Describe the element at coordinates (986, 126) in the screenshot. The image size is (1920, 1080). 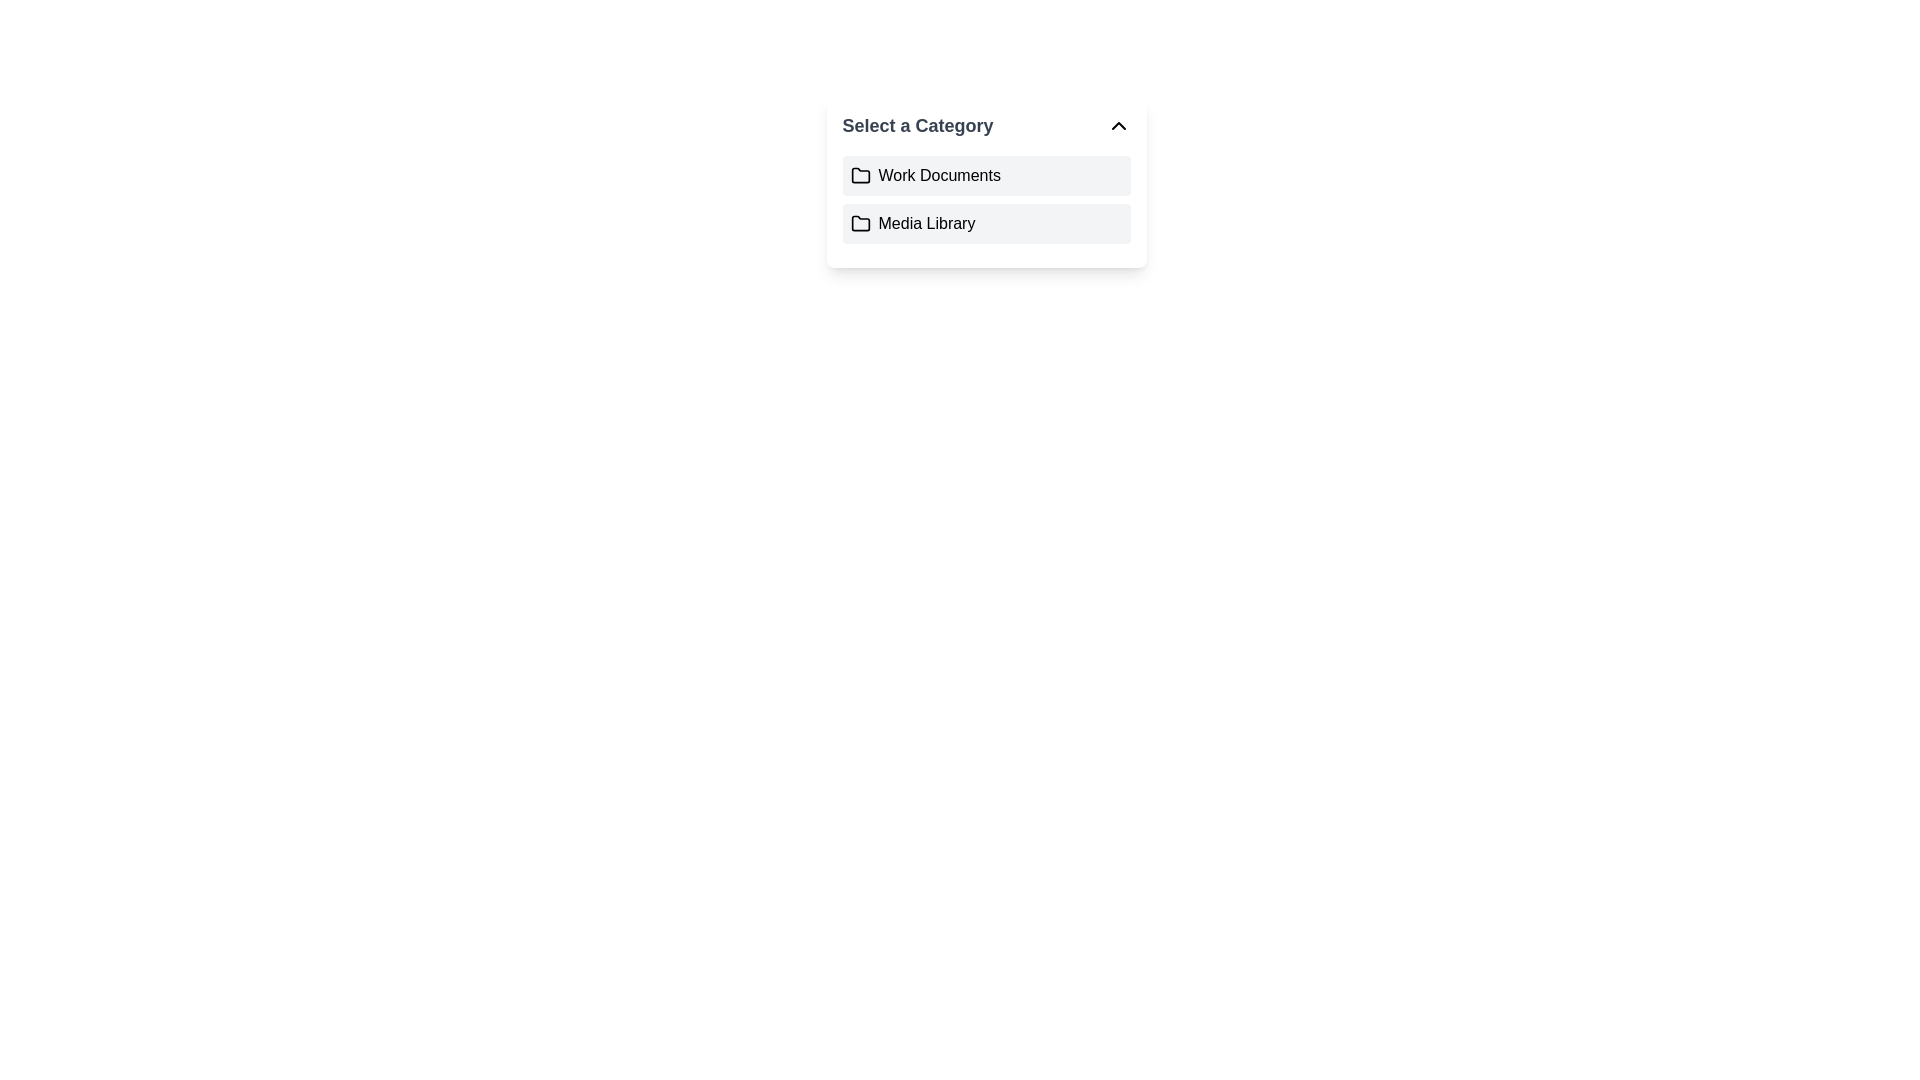
I see `the Dropdown Header at the top of the white, rounded rectangular card` at that location.